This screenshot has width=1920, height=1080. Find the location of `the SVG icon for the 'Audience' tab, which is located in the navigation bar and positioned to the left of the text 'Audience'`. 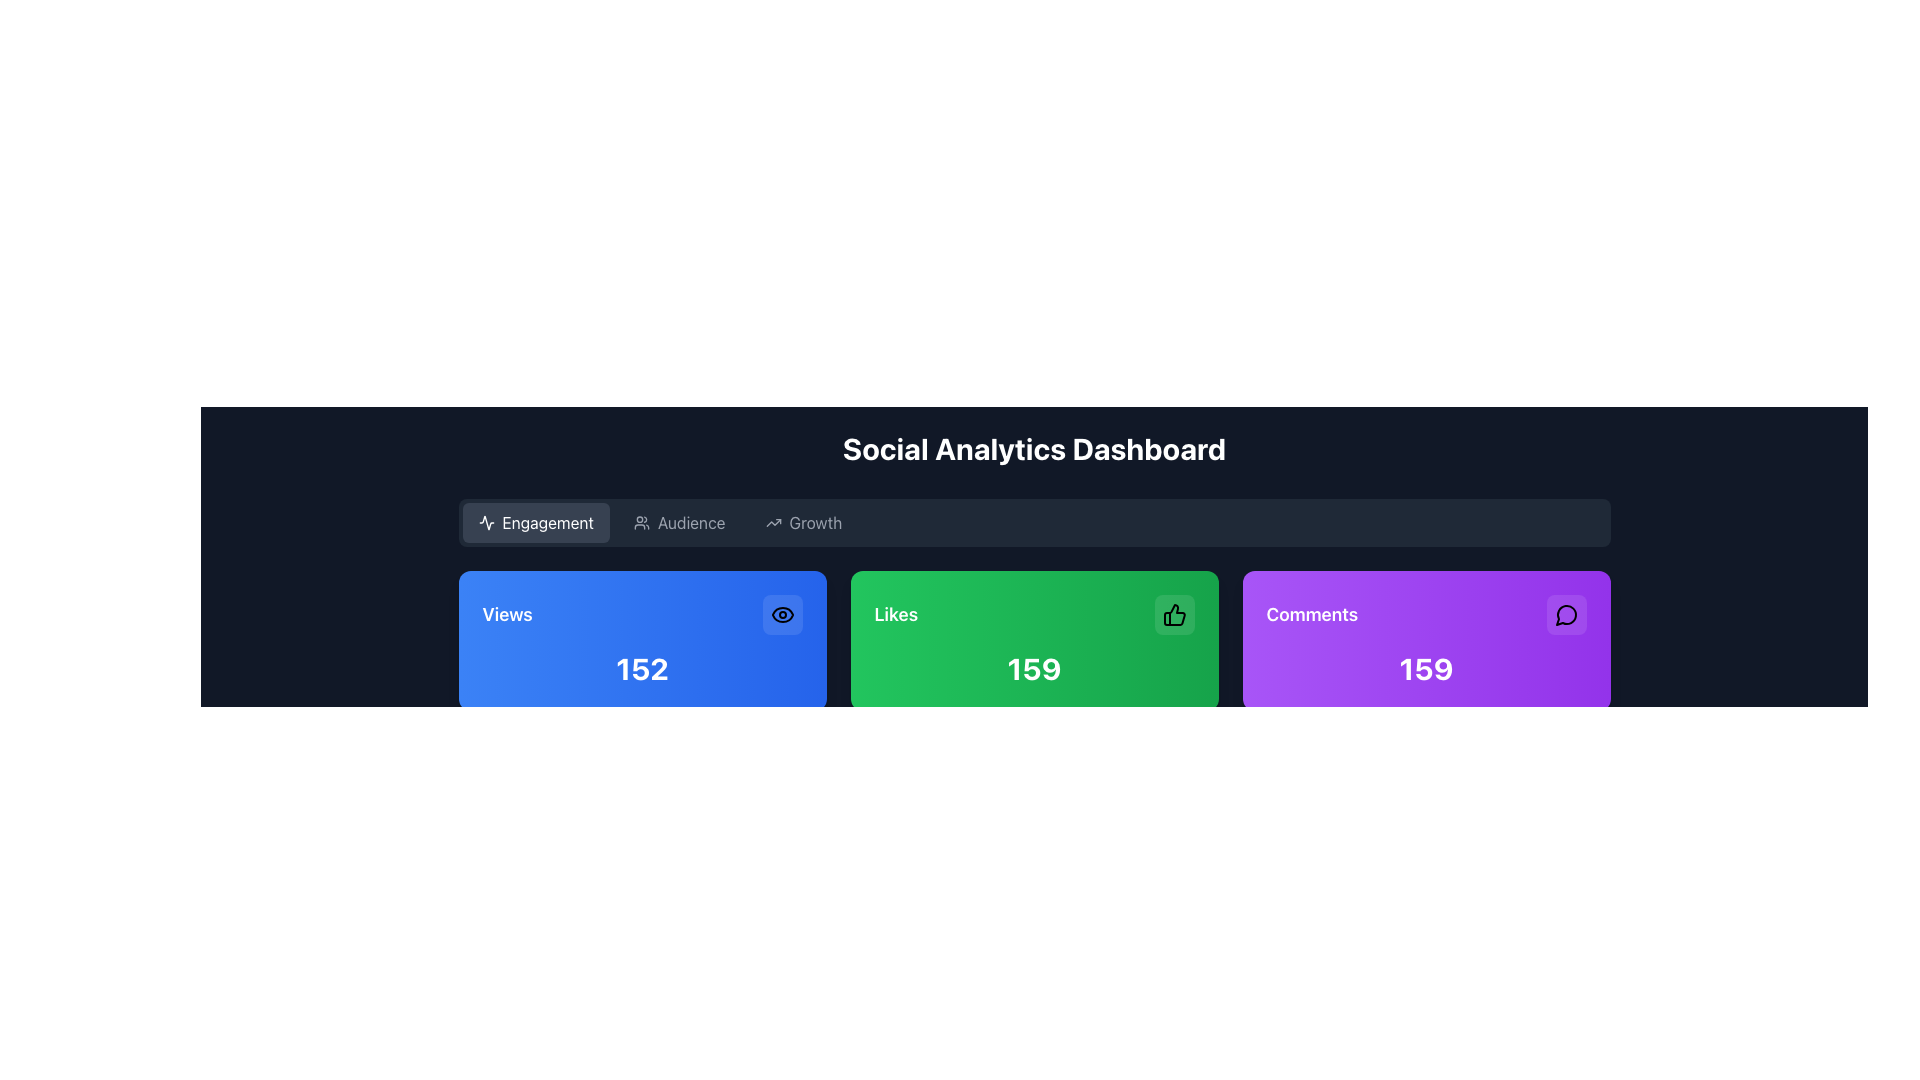

the SVG icon for the 'Audience' tab, which is located in the navigation bar and positioned to the left of the text 'Audience' is located at coordinates (641, 522).